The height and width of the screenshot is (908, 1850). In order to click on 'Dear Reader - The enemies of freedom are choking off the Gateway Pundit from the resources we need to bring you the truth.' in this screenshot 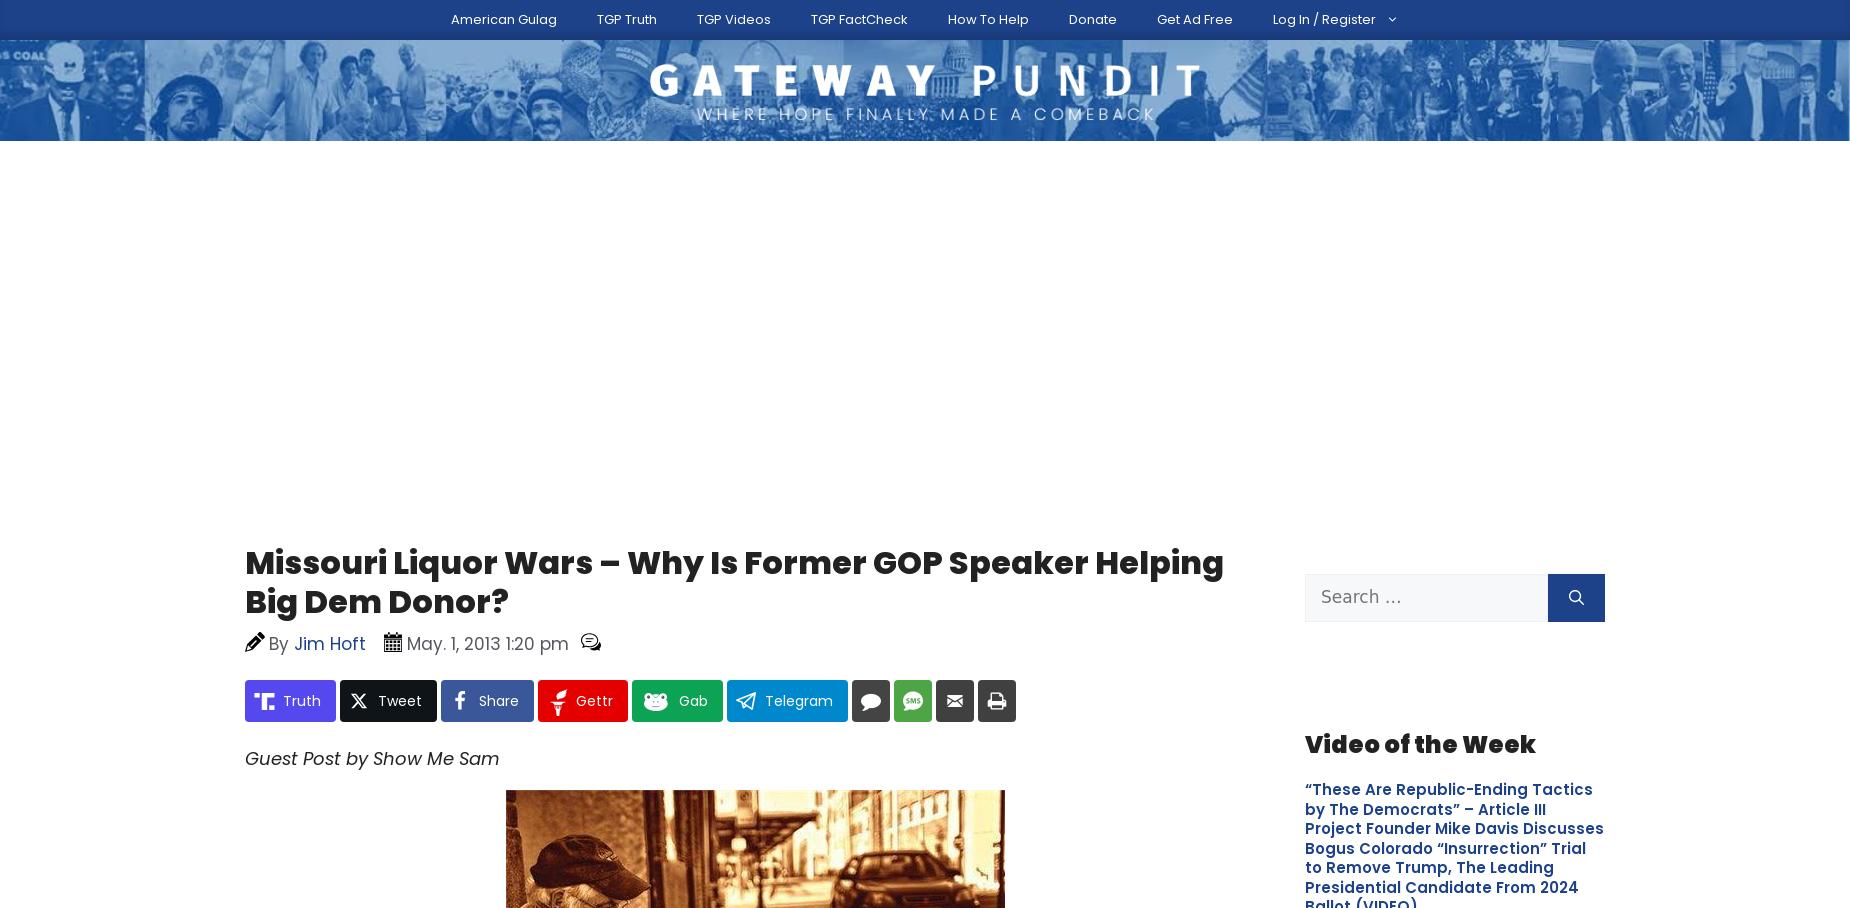, I will do `click(809, 605)`.